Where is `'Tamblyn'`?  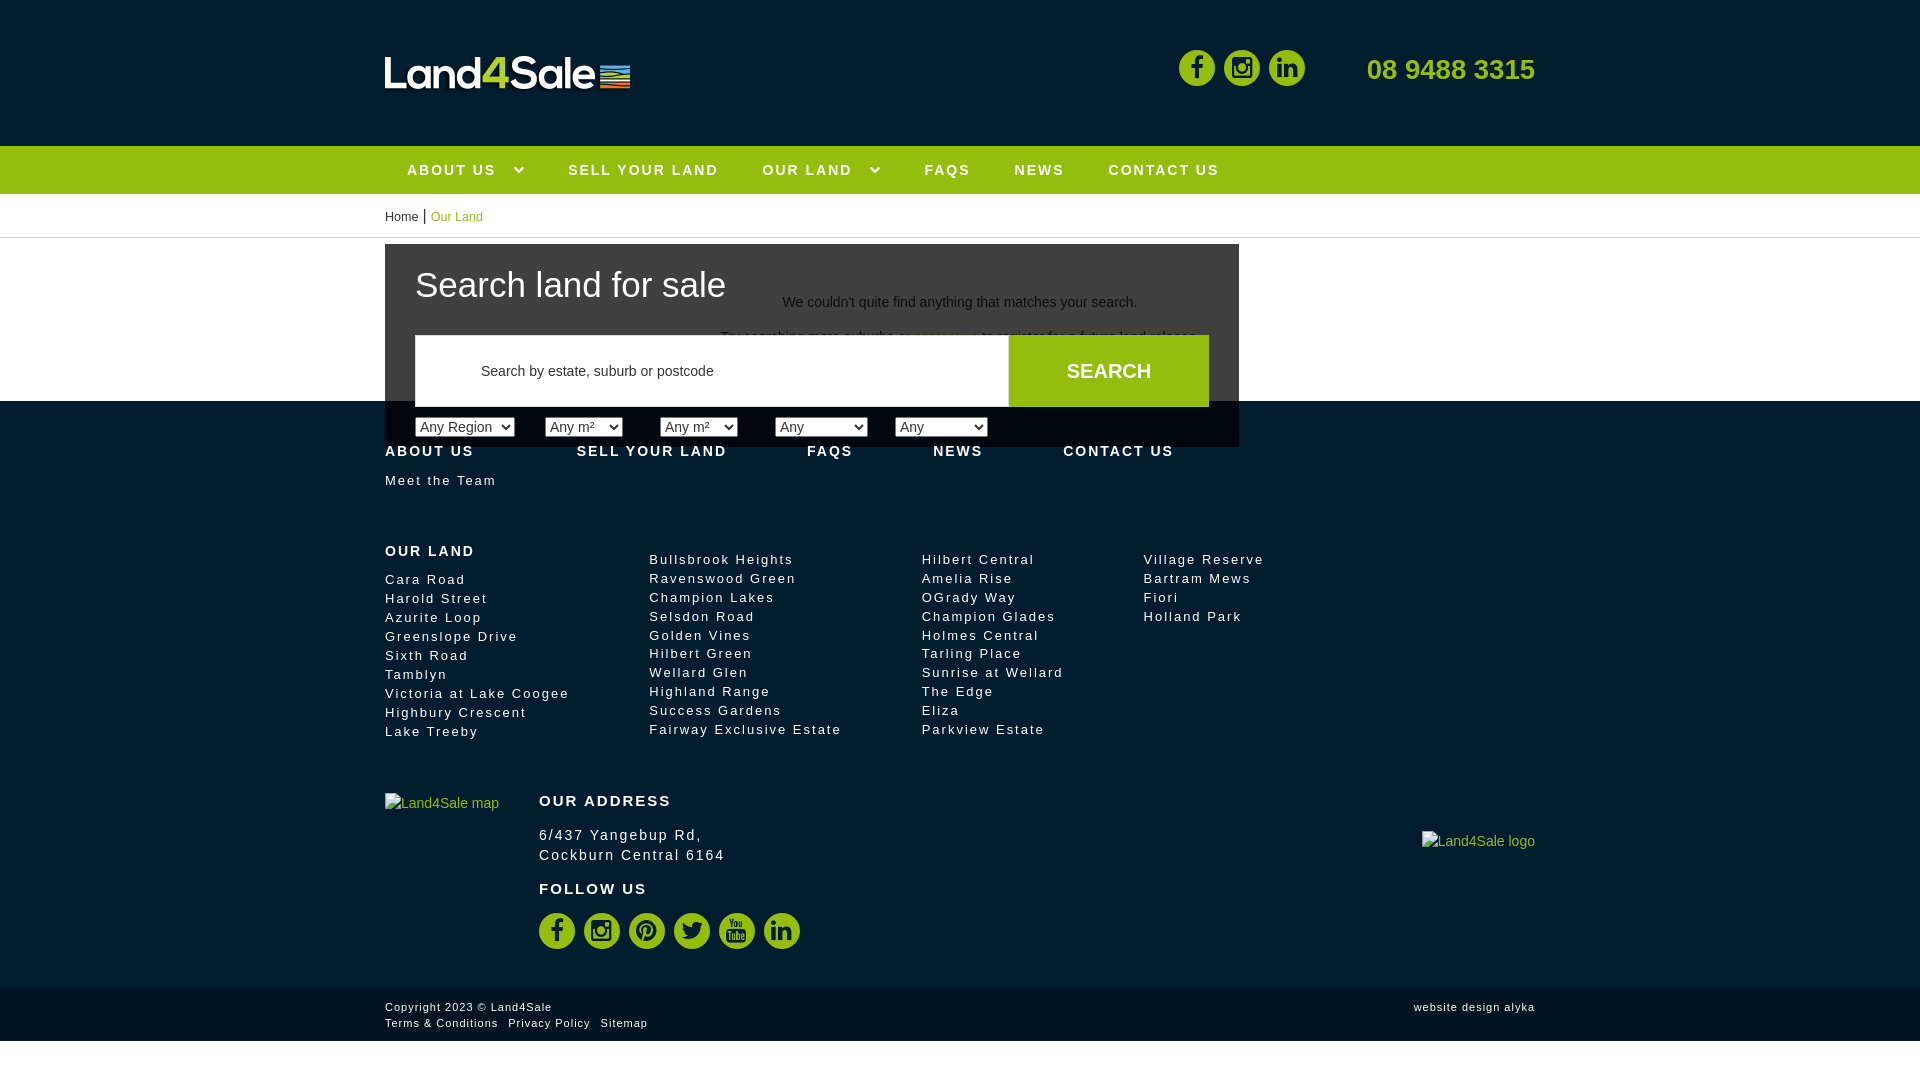 'Tamblyn' is located at coordinates (415, 674).